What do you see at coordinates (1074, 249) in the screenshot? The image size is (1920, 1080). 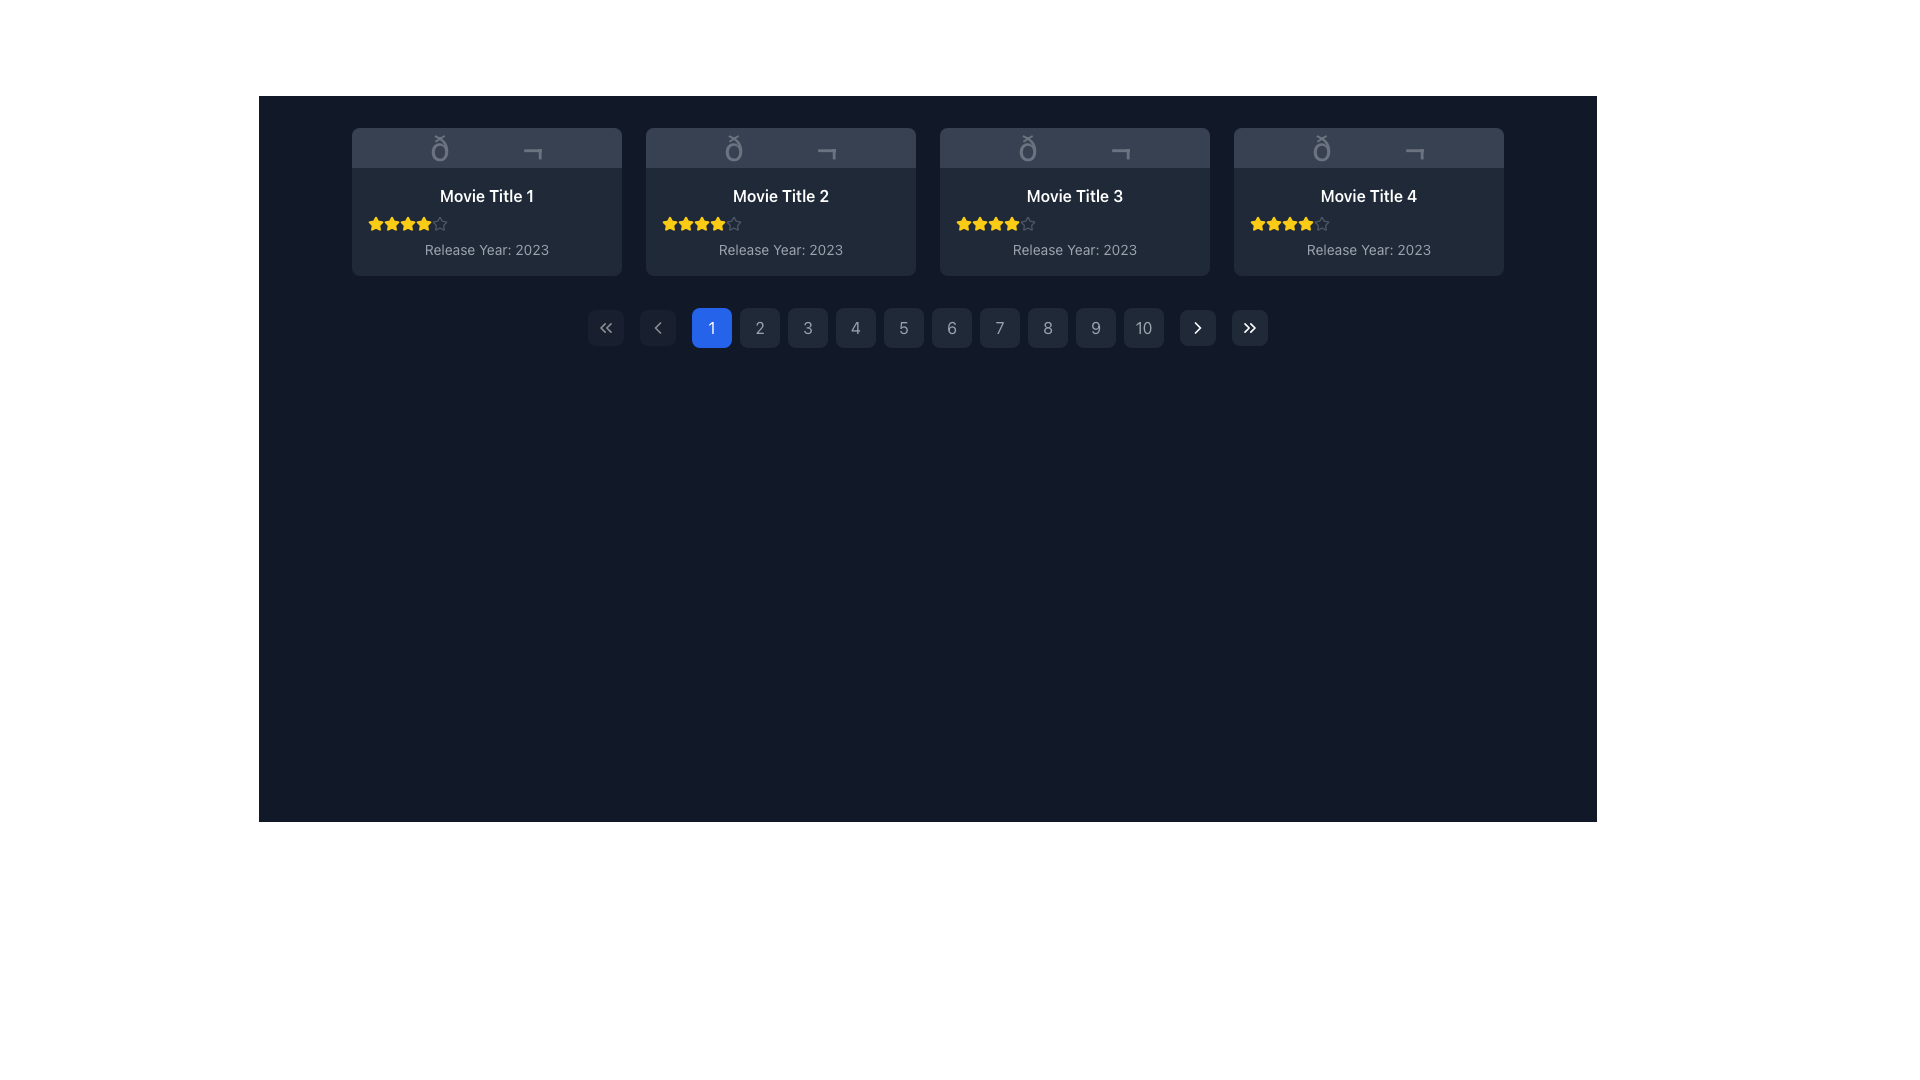 I see `the text label displaying the release year of the movie within the 'Movie Title 3' card, which is positioned at the bottom of the card following the star rating section` at bounding box center [1074, 249].